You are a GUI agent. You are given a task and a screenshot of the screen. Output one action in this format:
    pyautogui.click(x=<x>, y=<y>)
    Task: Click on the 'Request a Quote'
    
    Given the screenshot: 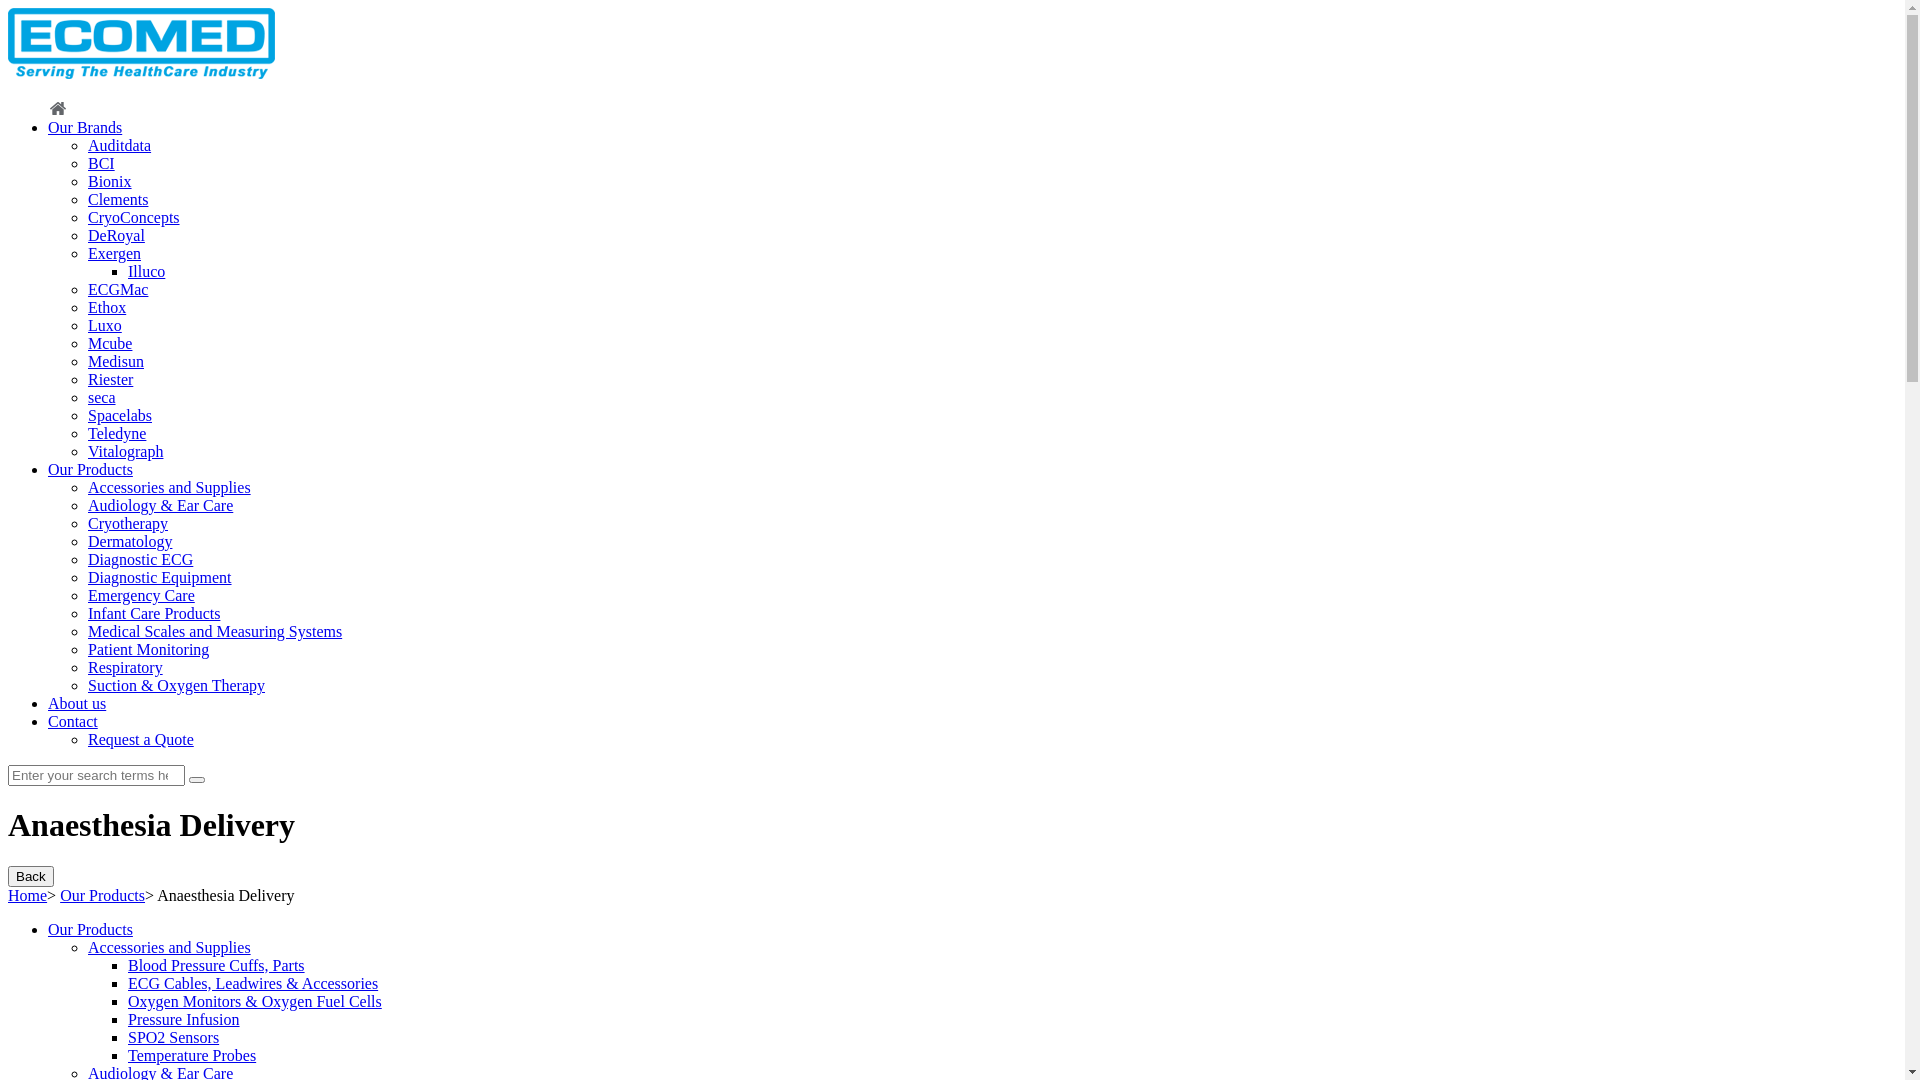 What is the action you would take?
    pyautogui.click(x=139, y=739)
    